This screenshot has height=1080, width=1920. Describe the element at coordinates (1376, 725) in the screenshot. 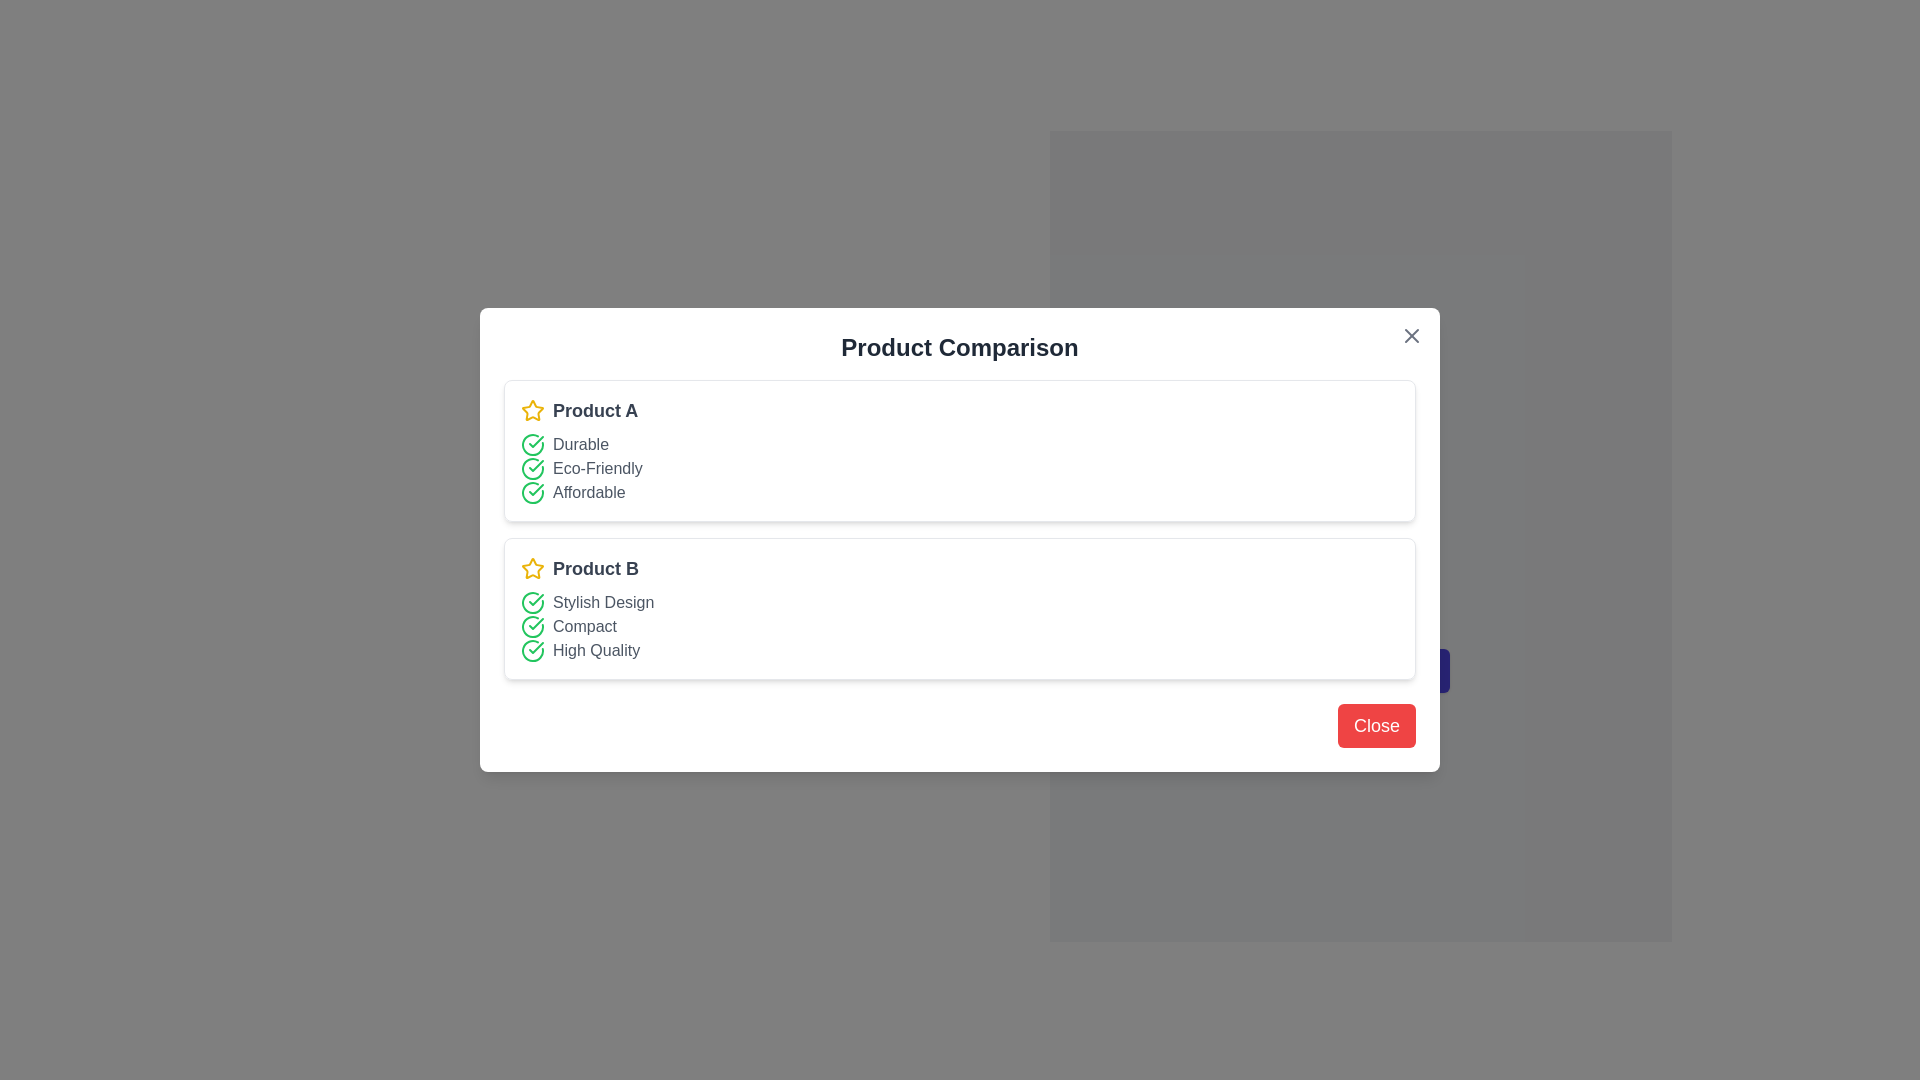

I see `the 'Close' button with a red background and white text located at the bottom-right corner of the dialog box` at that location.